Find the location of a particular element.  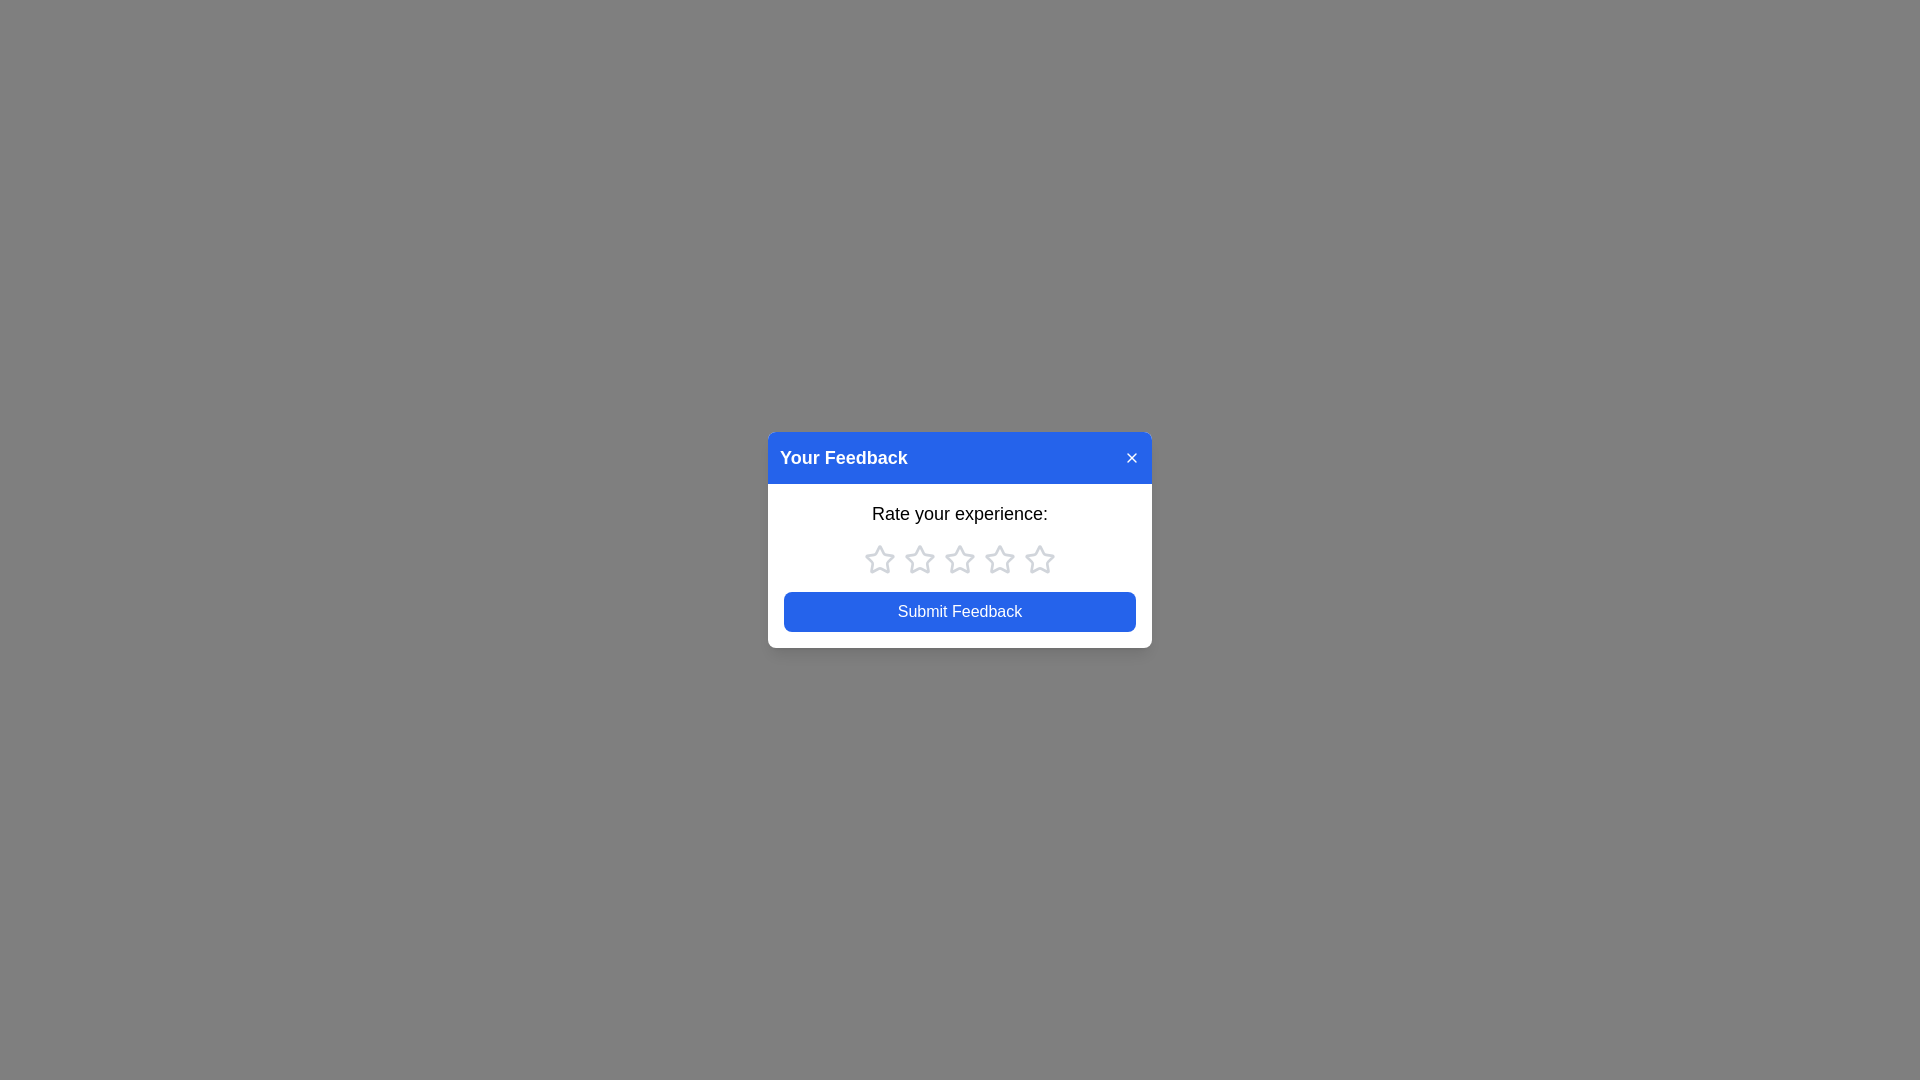

the star corresponding to the rating 4 is located at coordinates (999, 559).